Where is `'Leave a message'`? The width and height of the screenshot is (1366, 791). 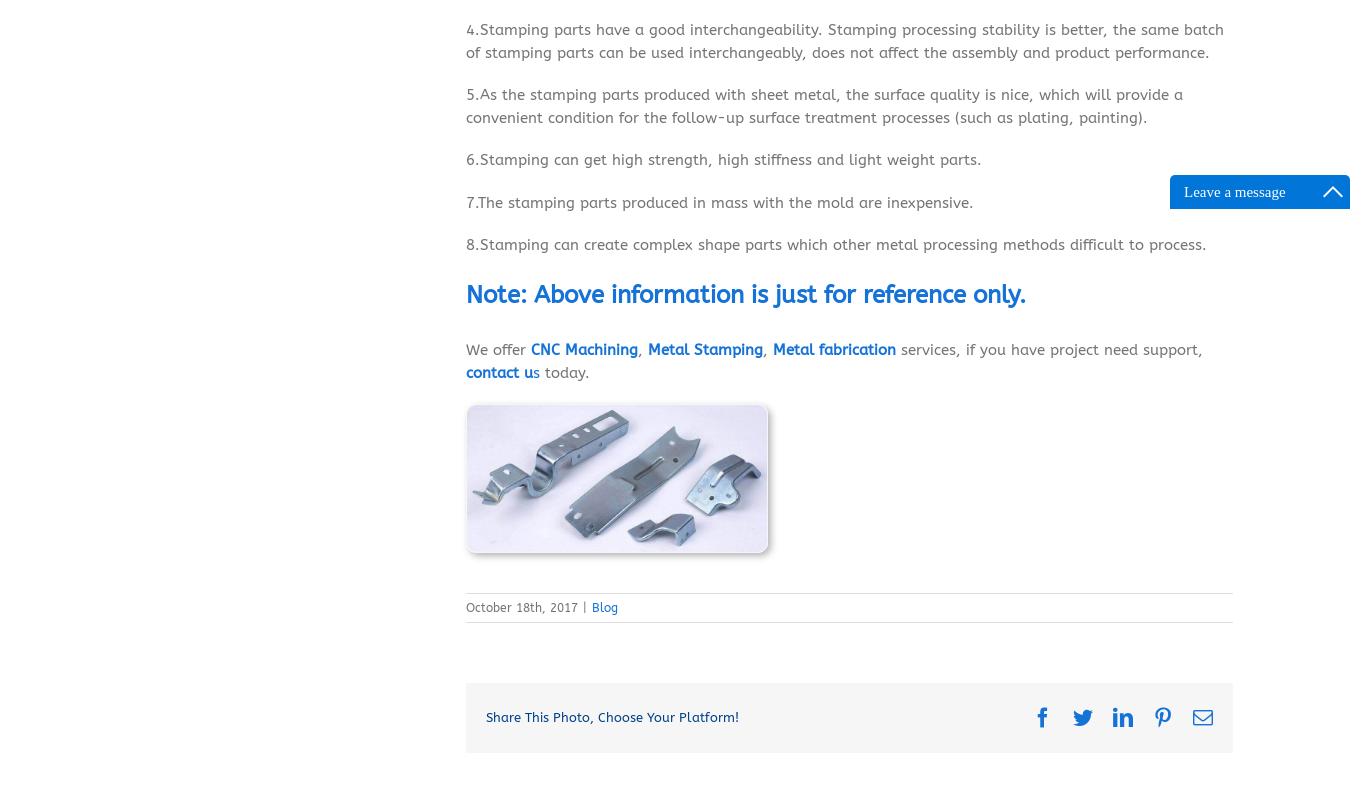
'Leave a message' is located at coordinates (1234, 191).